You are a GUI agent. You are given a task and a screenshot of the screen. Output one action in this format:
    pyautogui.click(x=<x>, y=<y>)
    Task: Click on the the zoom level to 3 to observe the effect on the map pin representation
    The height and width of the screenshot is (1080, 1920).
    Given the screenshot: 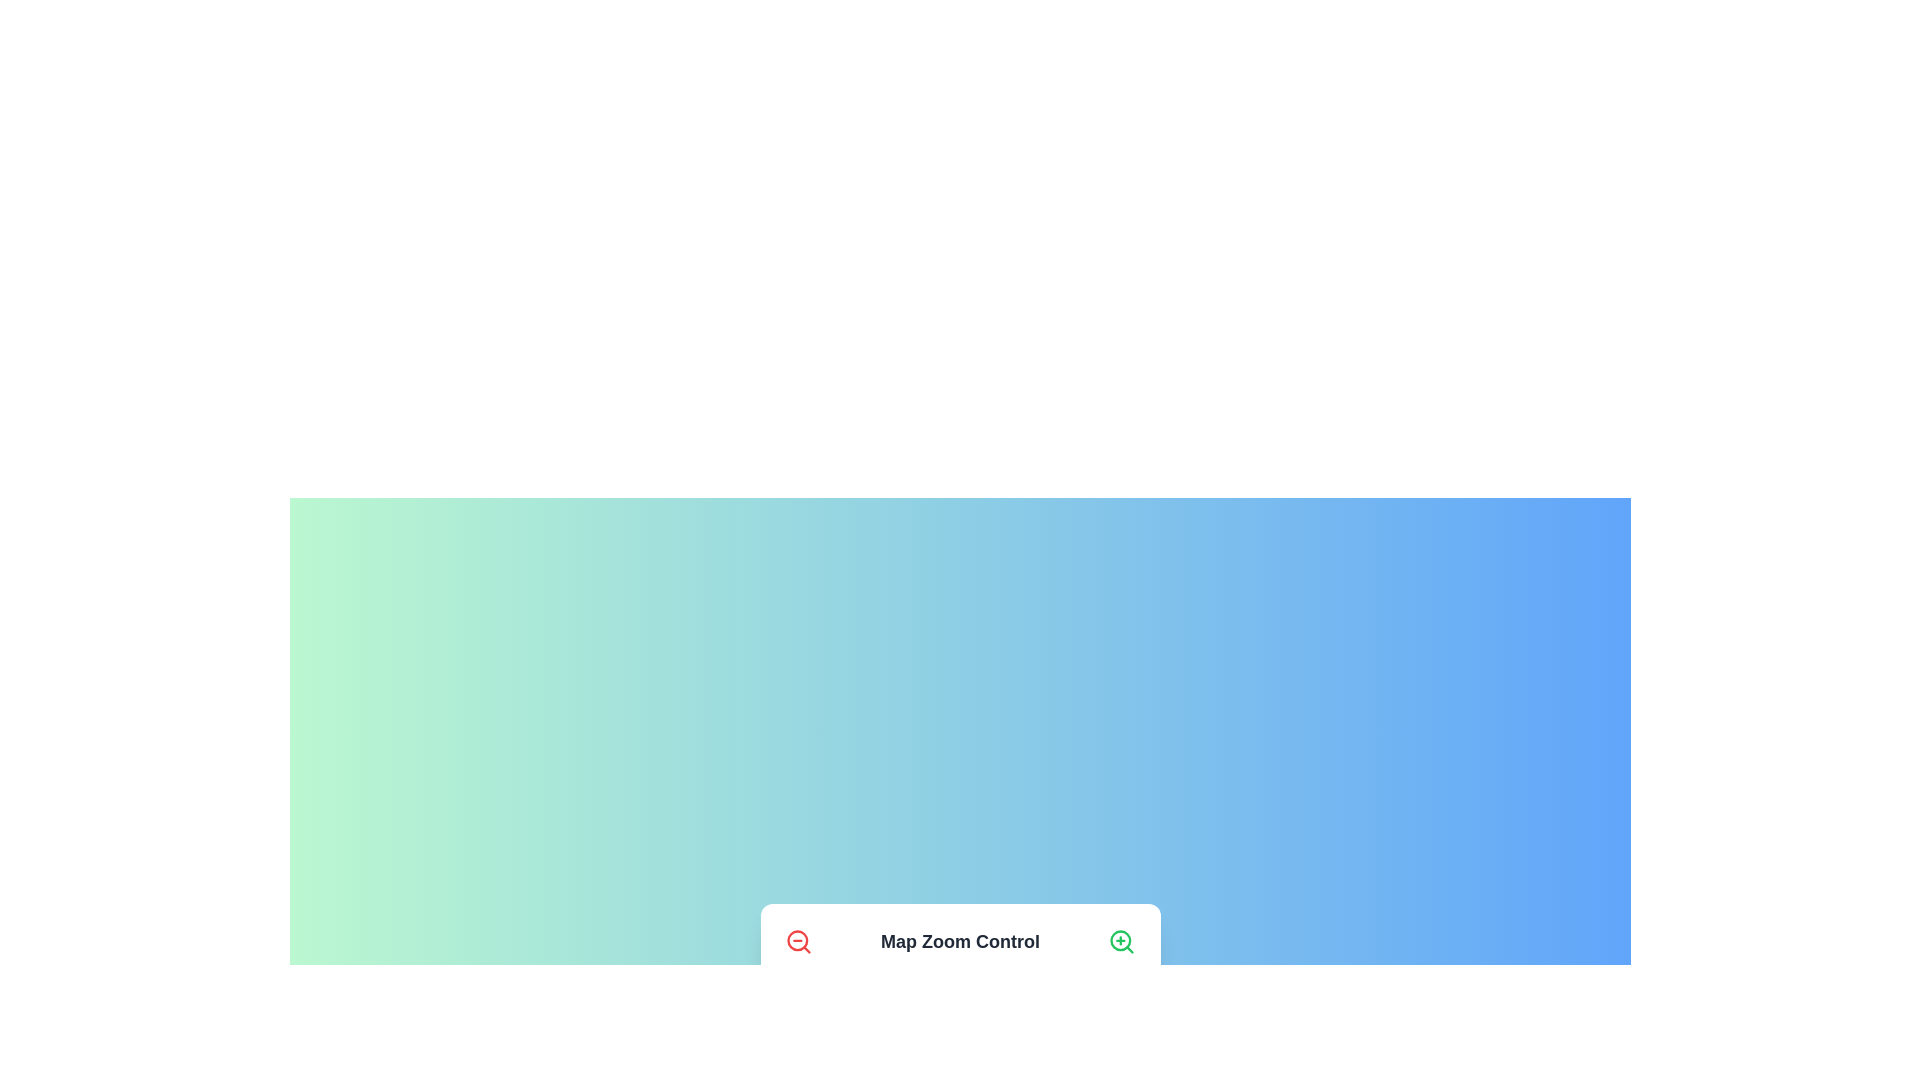 What is the action you would take?
    pyautogui.click(x=862, y=1003)
    